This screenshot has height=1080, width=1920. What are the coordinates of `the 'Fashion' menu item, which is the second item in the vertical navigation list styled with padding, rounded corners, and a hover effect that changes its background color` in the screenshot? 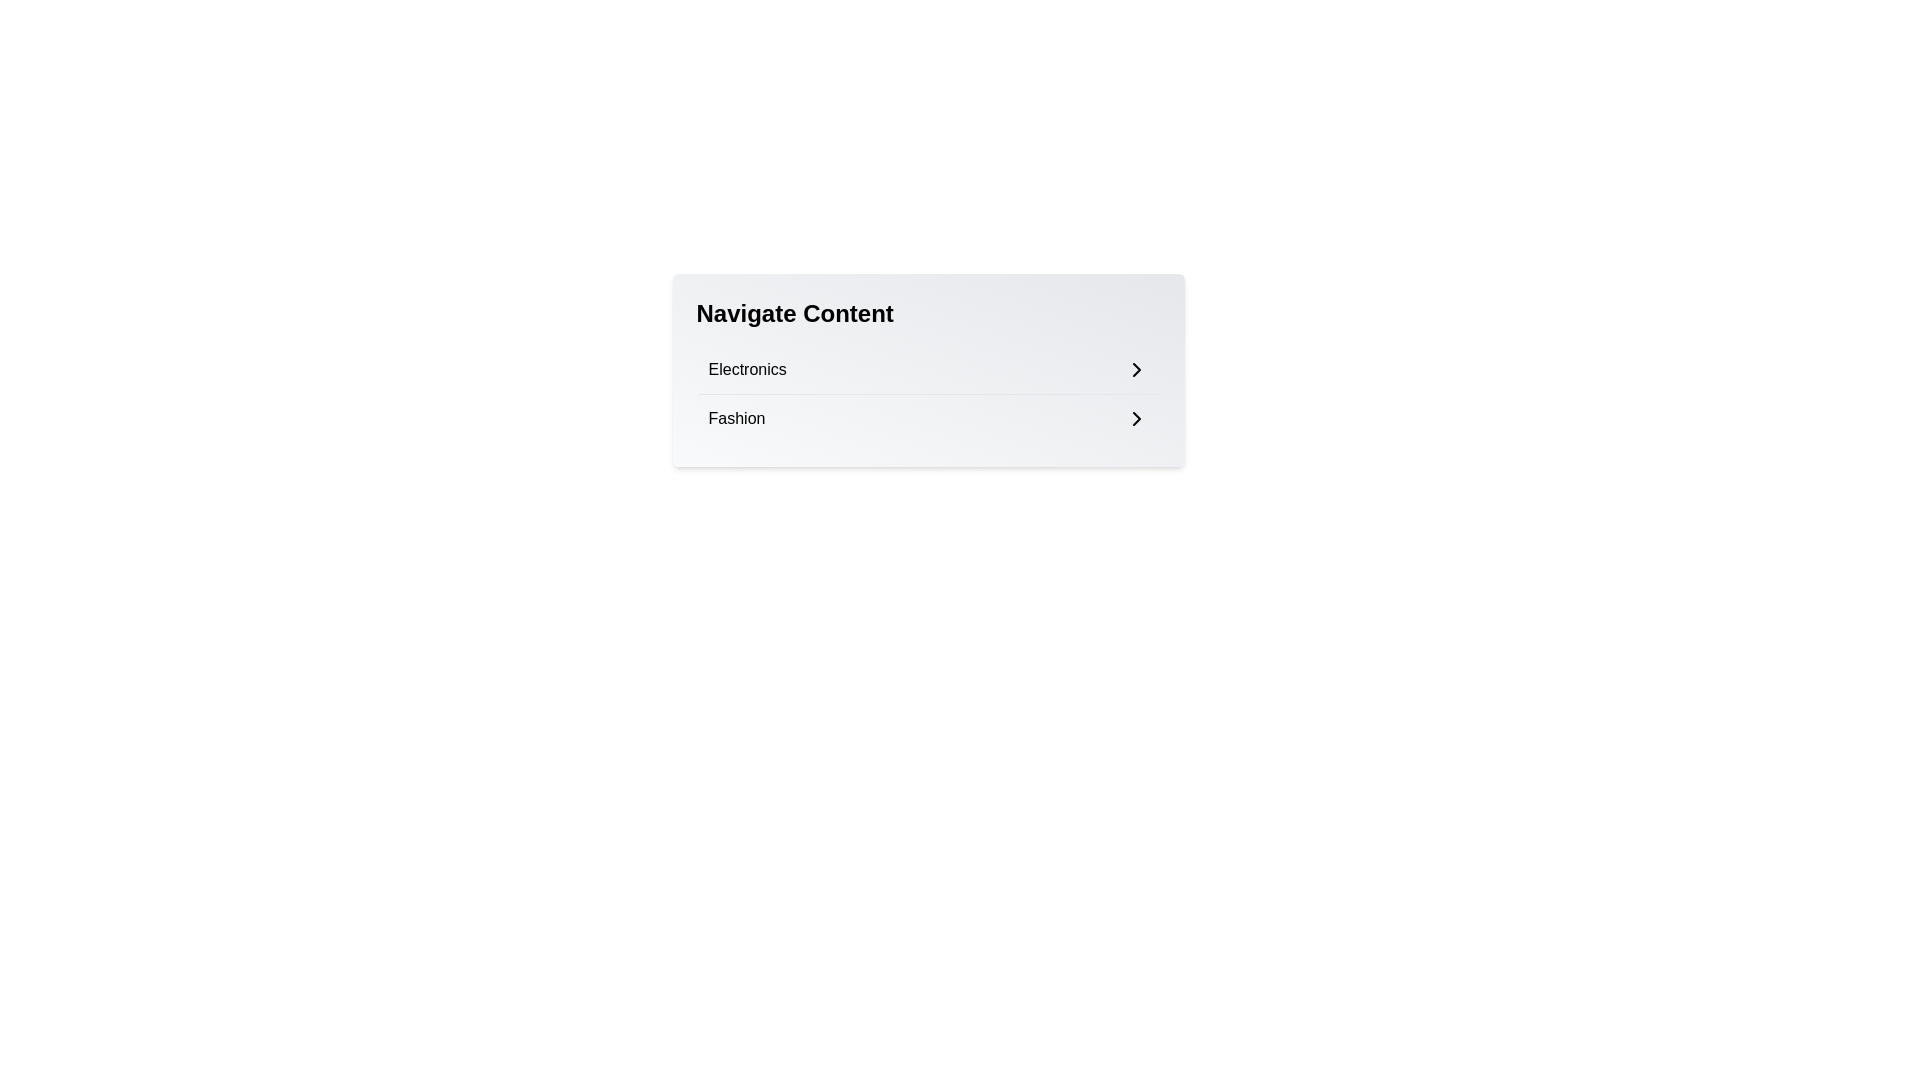 It's located at (927, 417).